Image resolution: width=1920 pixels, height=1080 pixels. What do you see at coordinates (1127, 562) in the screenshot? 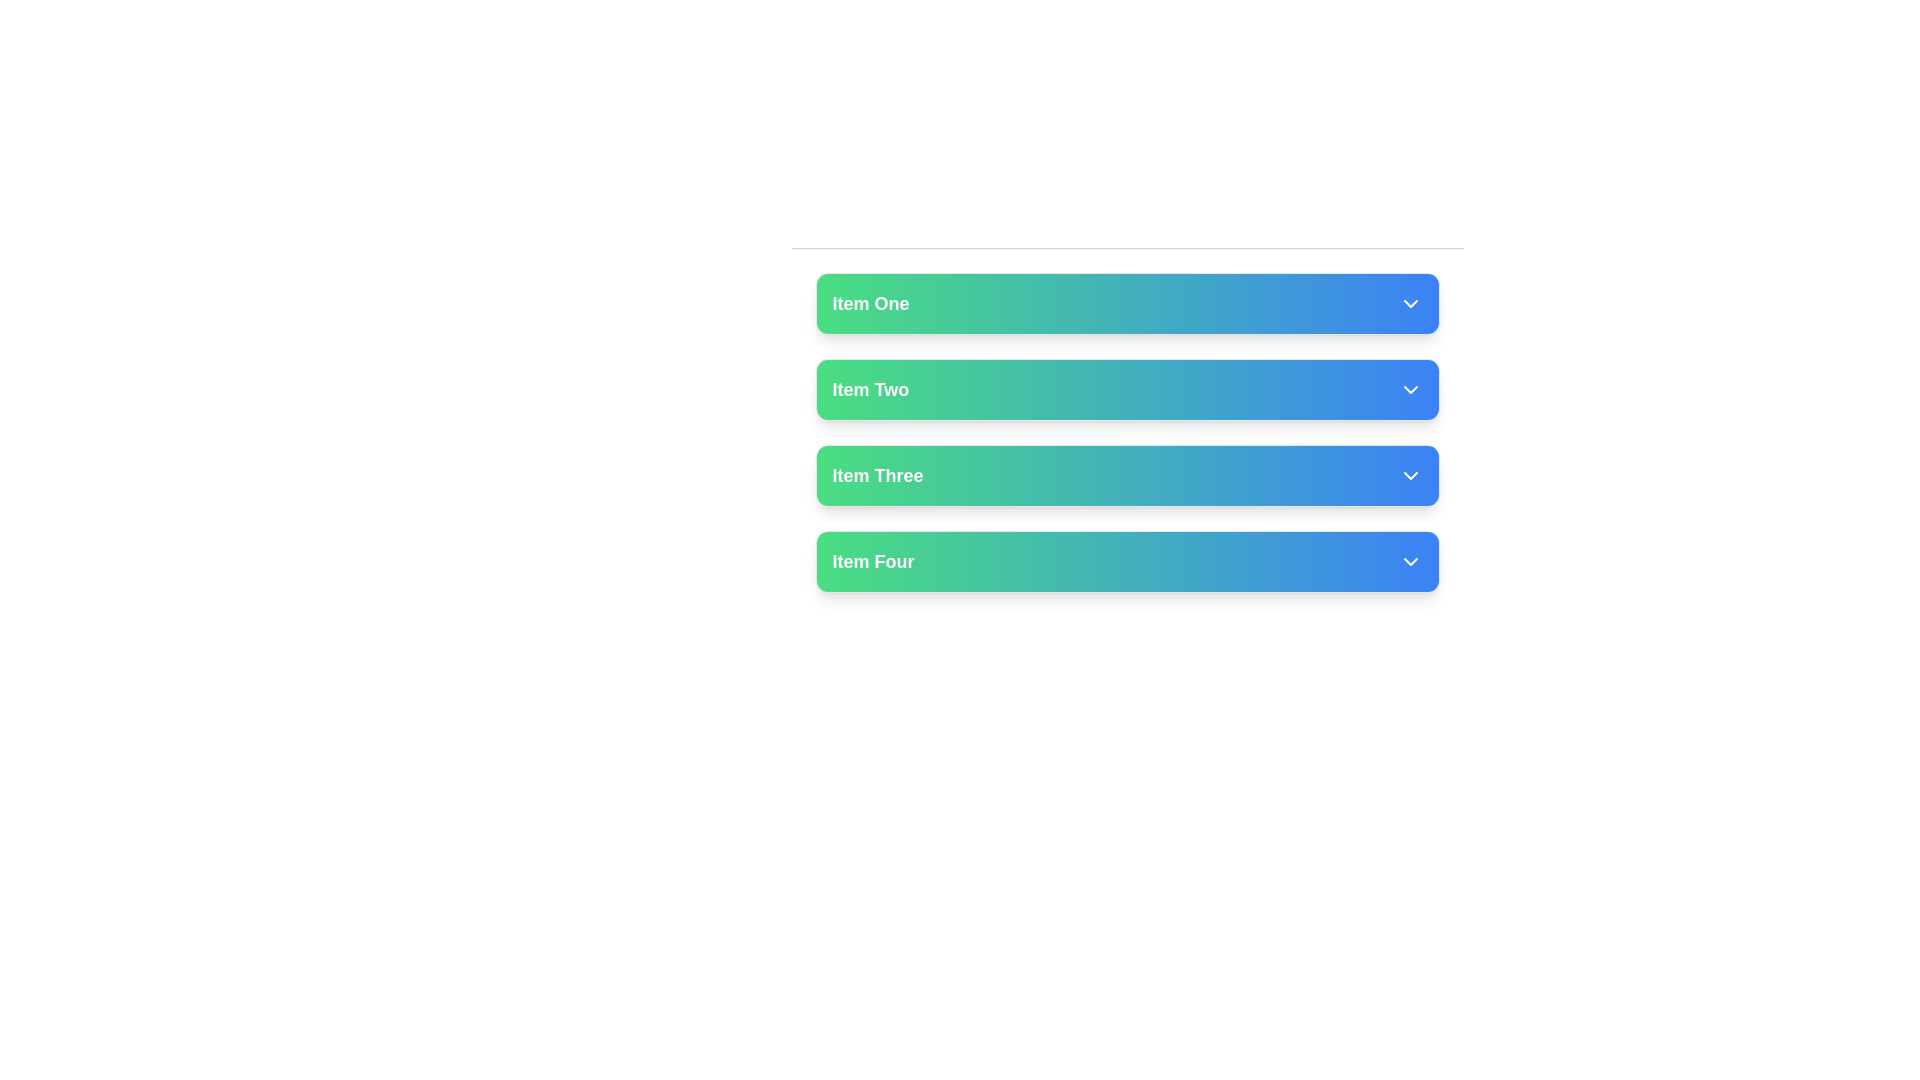
I see `the interactive dropdown button for 'Item Four'` at bounding box center [1127, 562].